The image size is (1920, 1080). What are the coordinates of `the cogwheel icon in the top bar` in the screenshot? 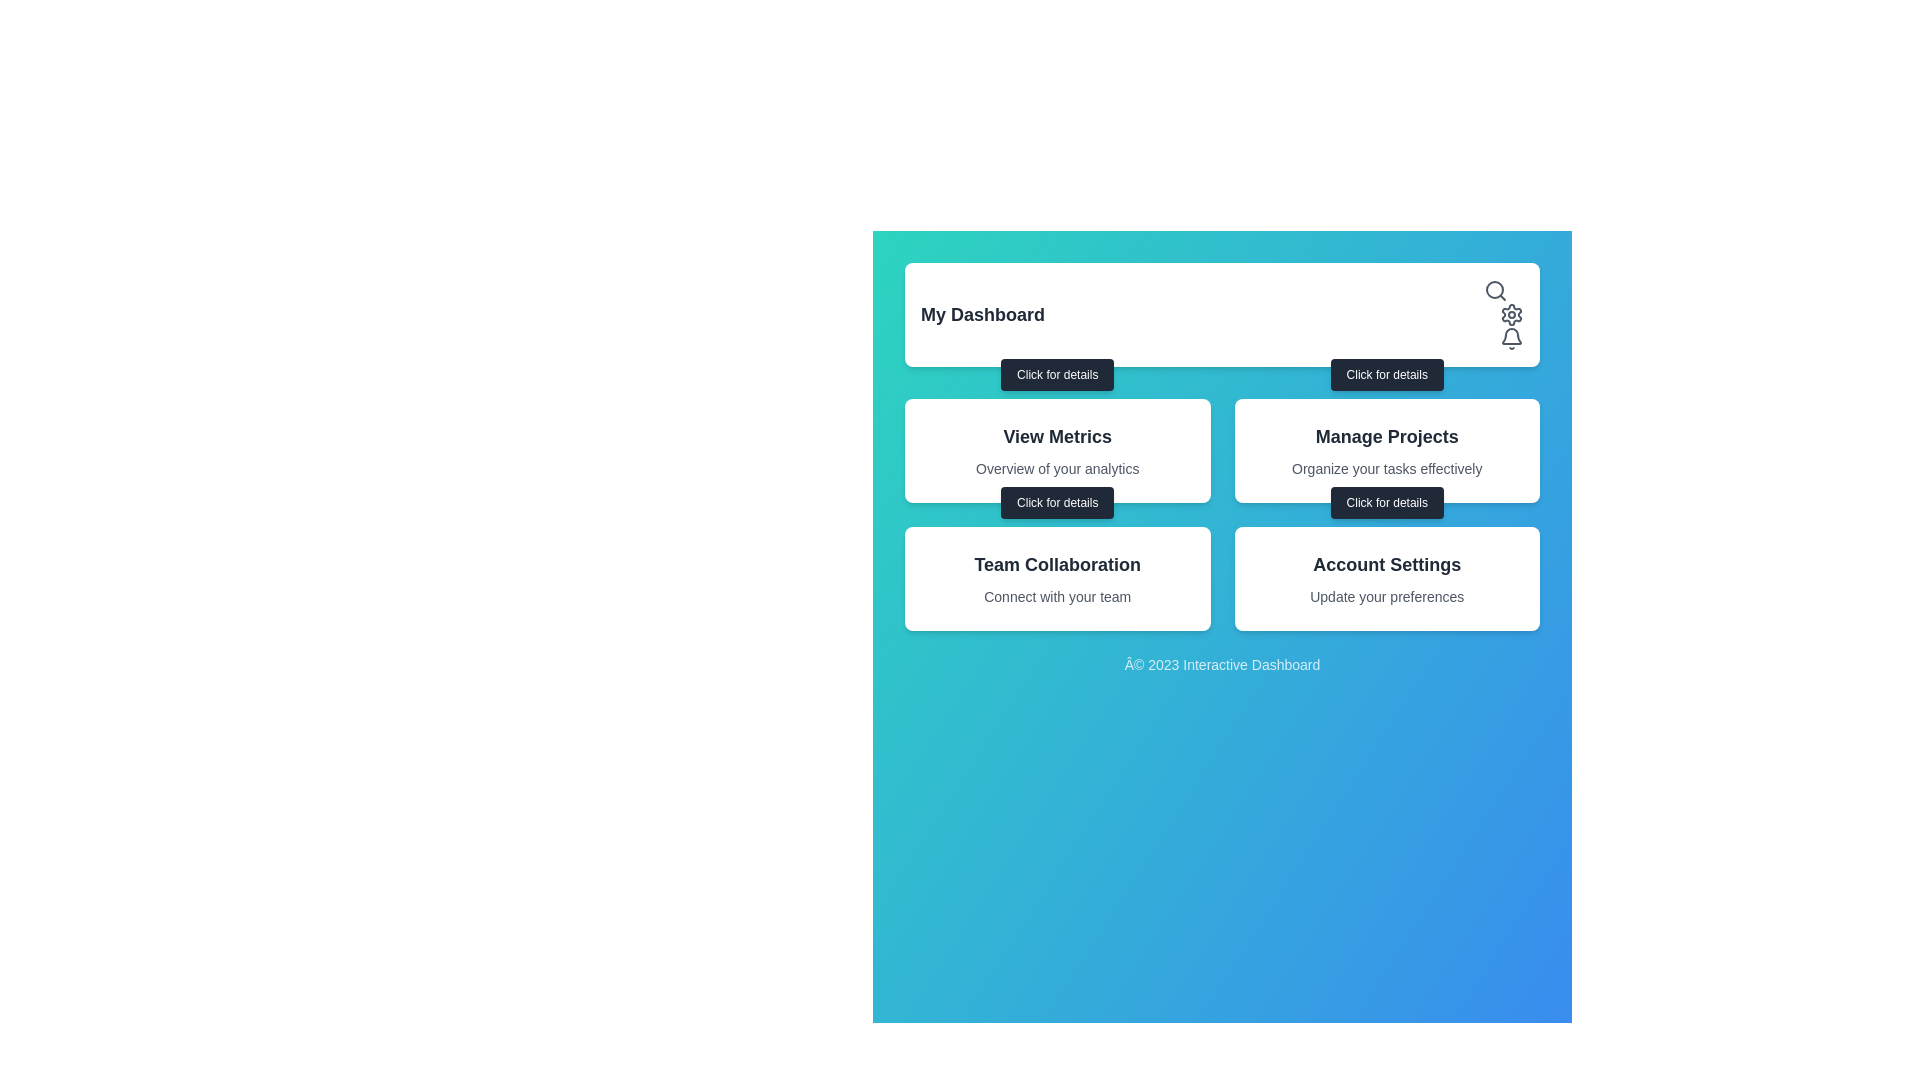 It's located at (1512, 315).